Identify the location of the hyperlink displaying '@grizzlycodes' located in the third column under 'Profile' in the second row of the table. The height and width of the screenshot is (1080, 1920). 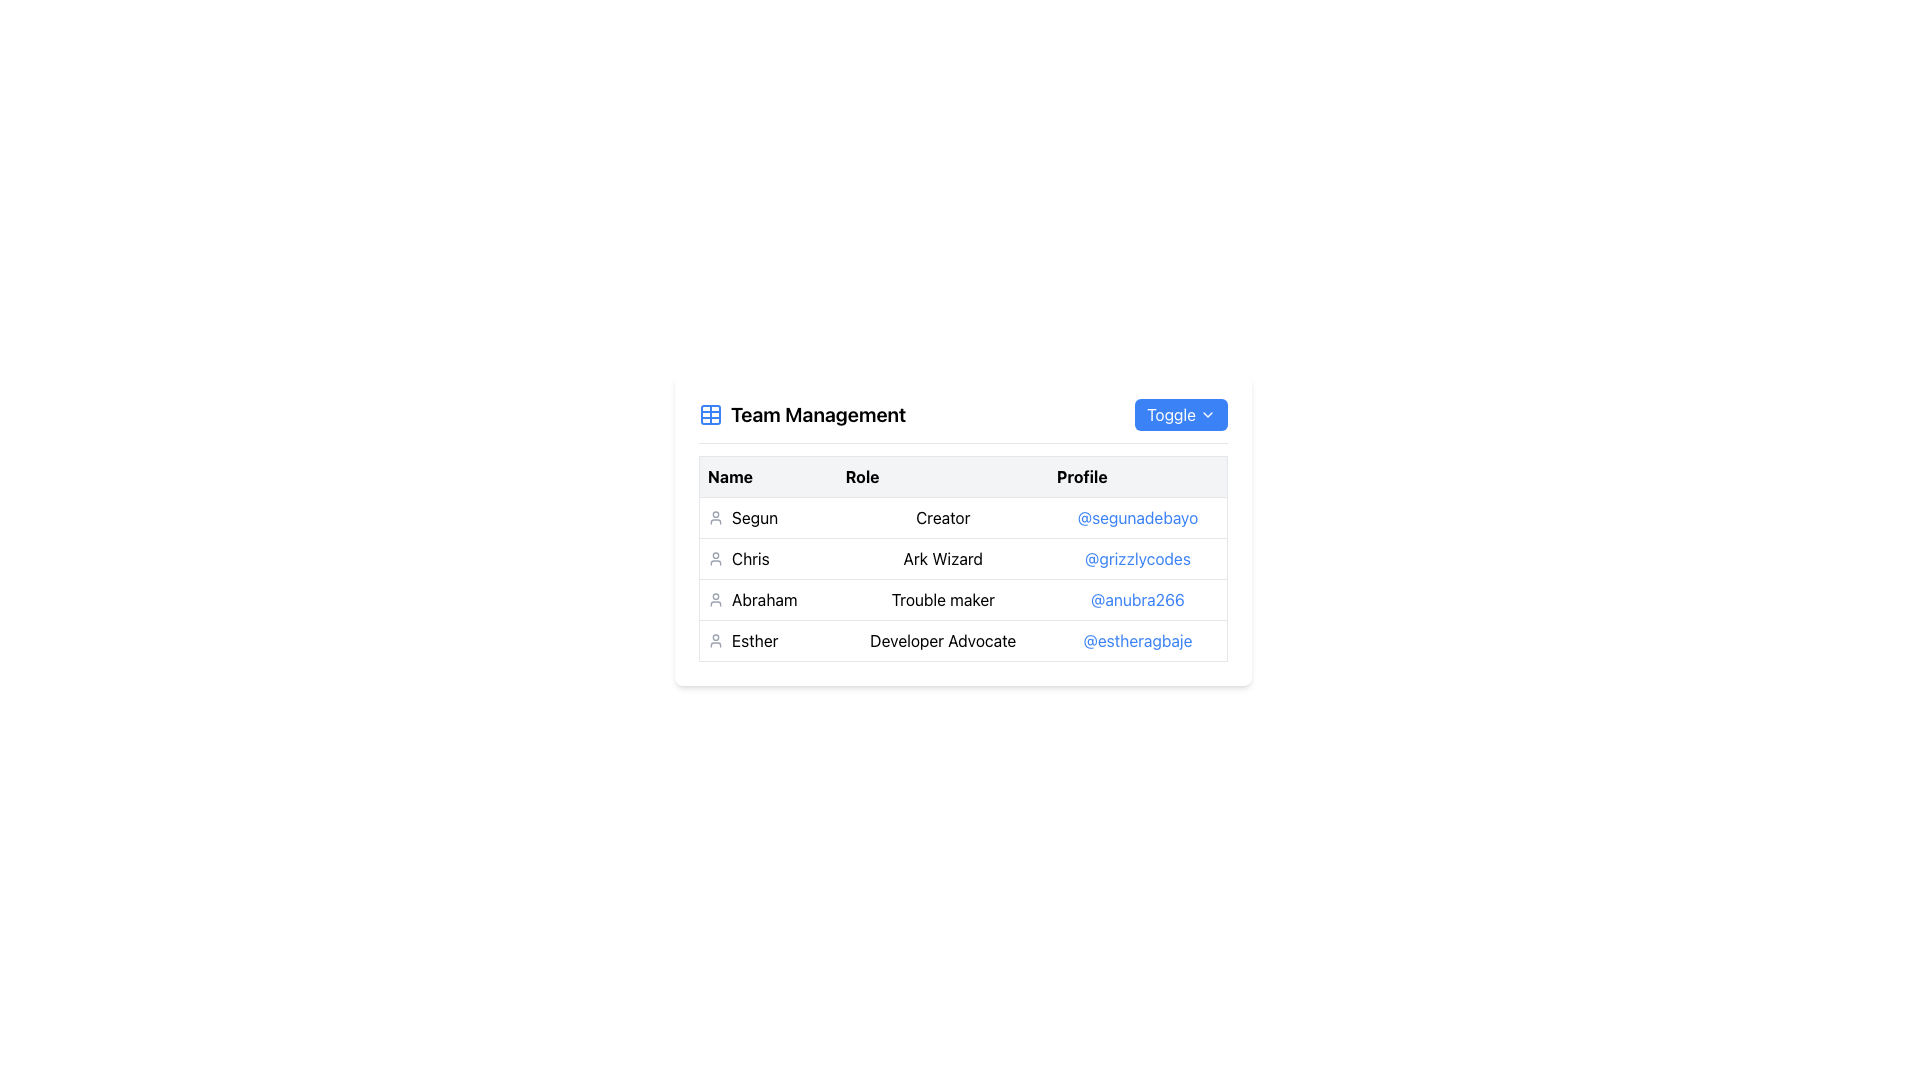
(1138, 559).